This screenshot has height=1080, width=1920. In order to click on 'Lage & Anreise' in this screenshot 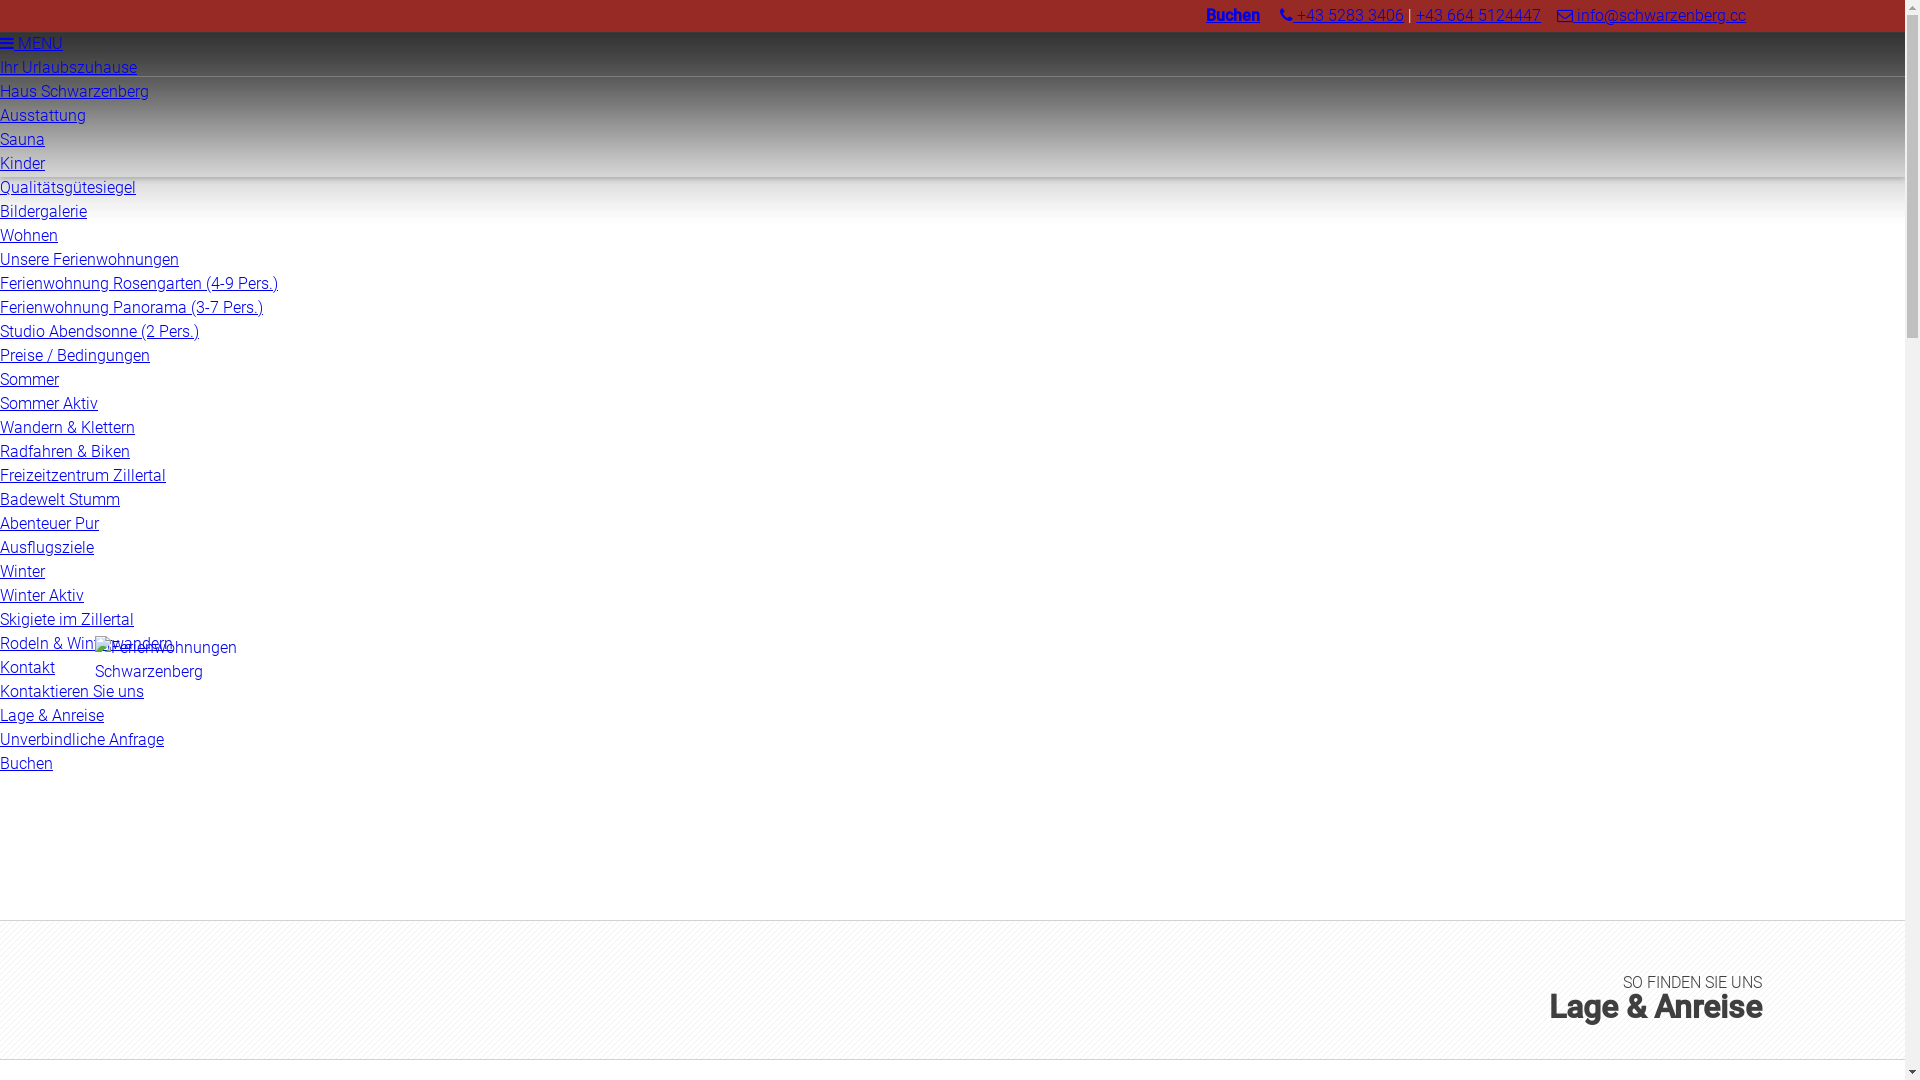, I will do `click(52, 714)`.